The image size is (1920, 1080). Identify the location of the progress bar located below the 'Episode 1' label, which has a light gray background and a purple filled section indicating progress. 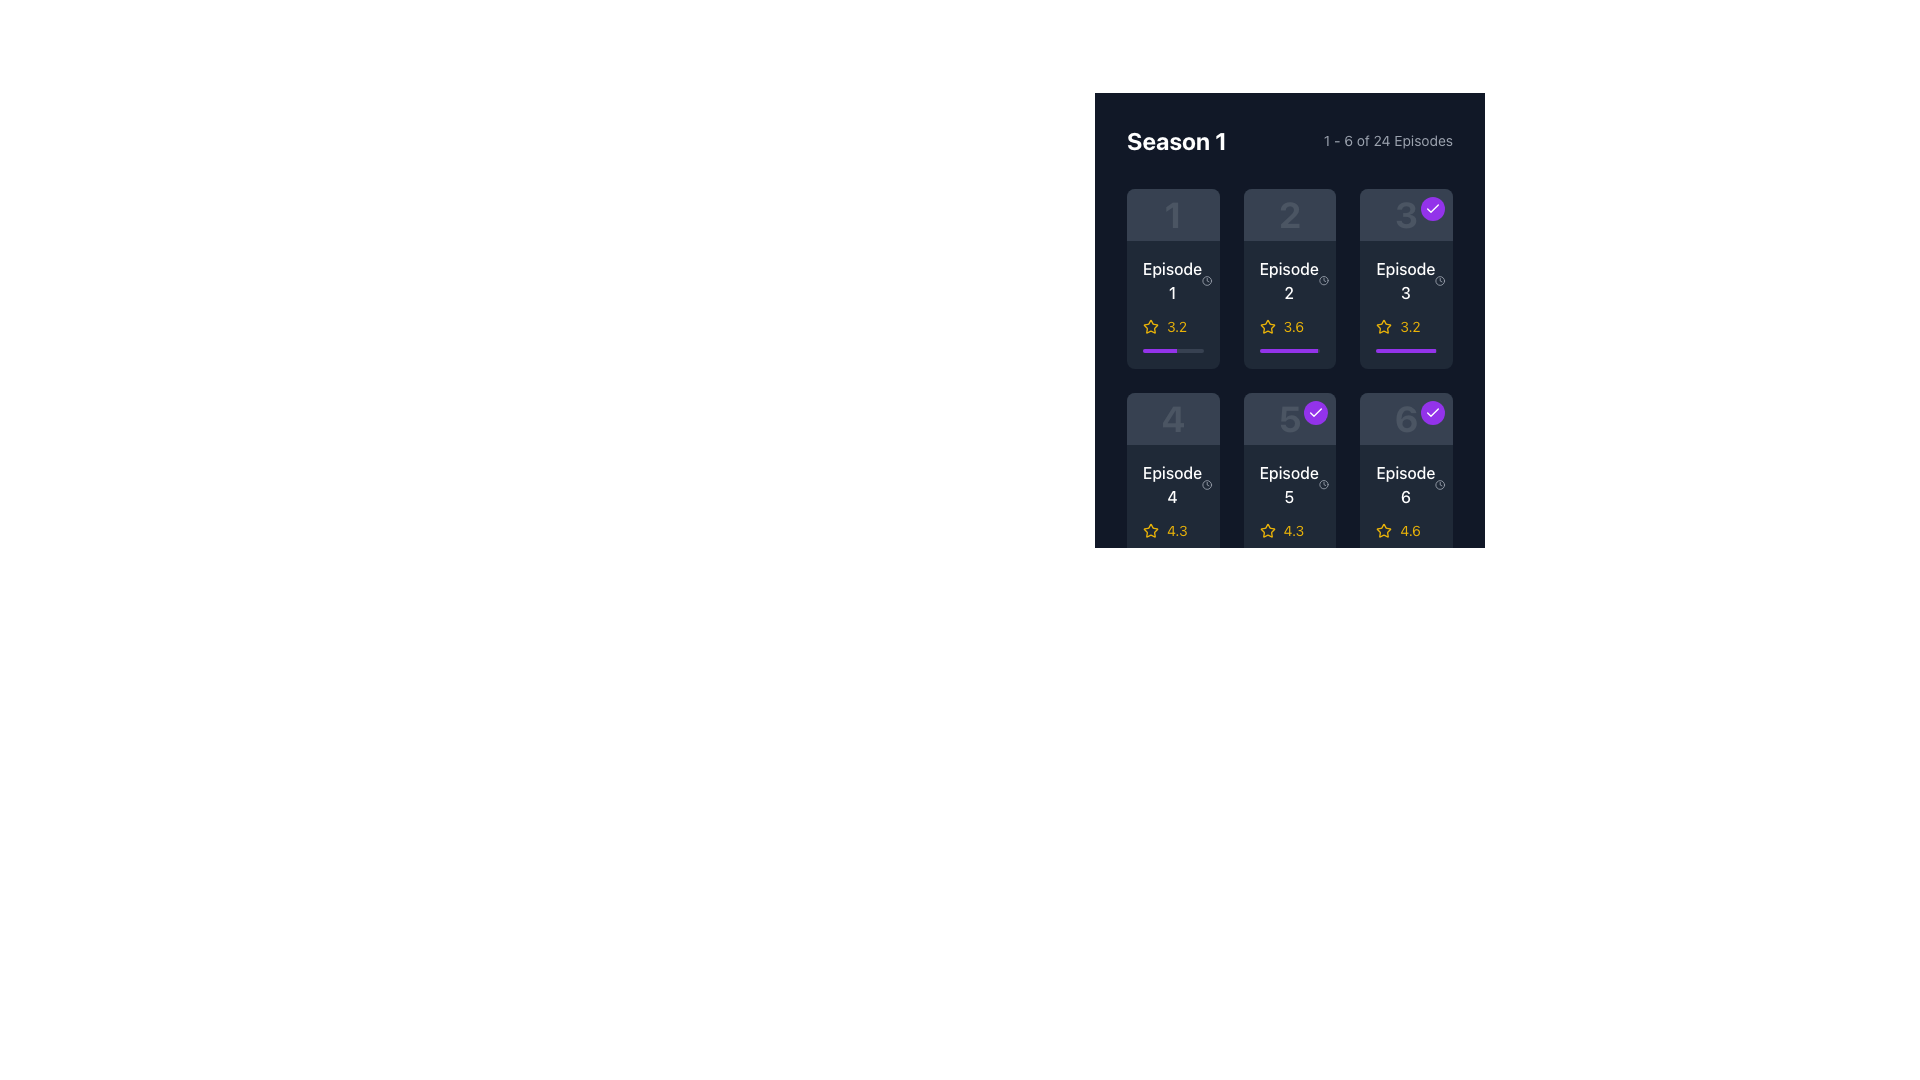
(1173, 350).